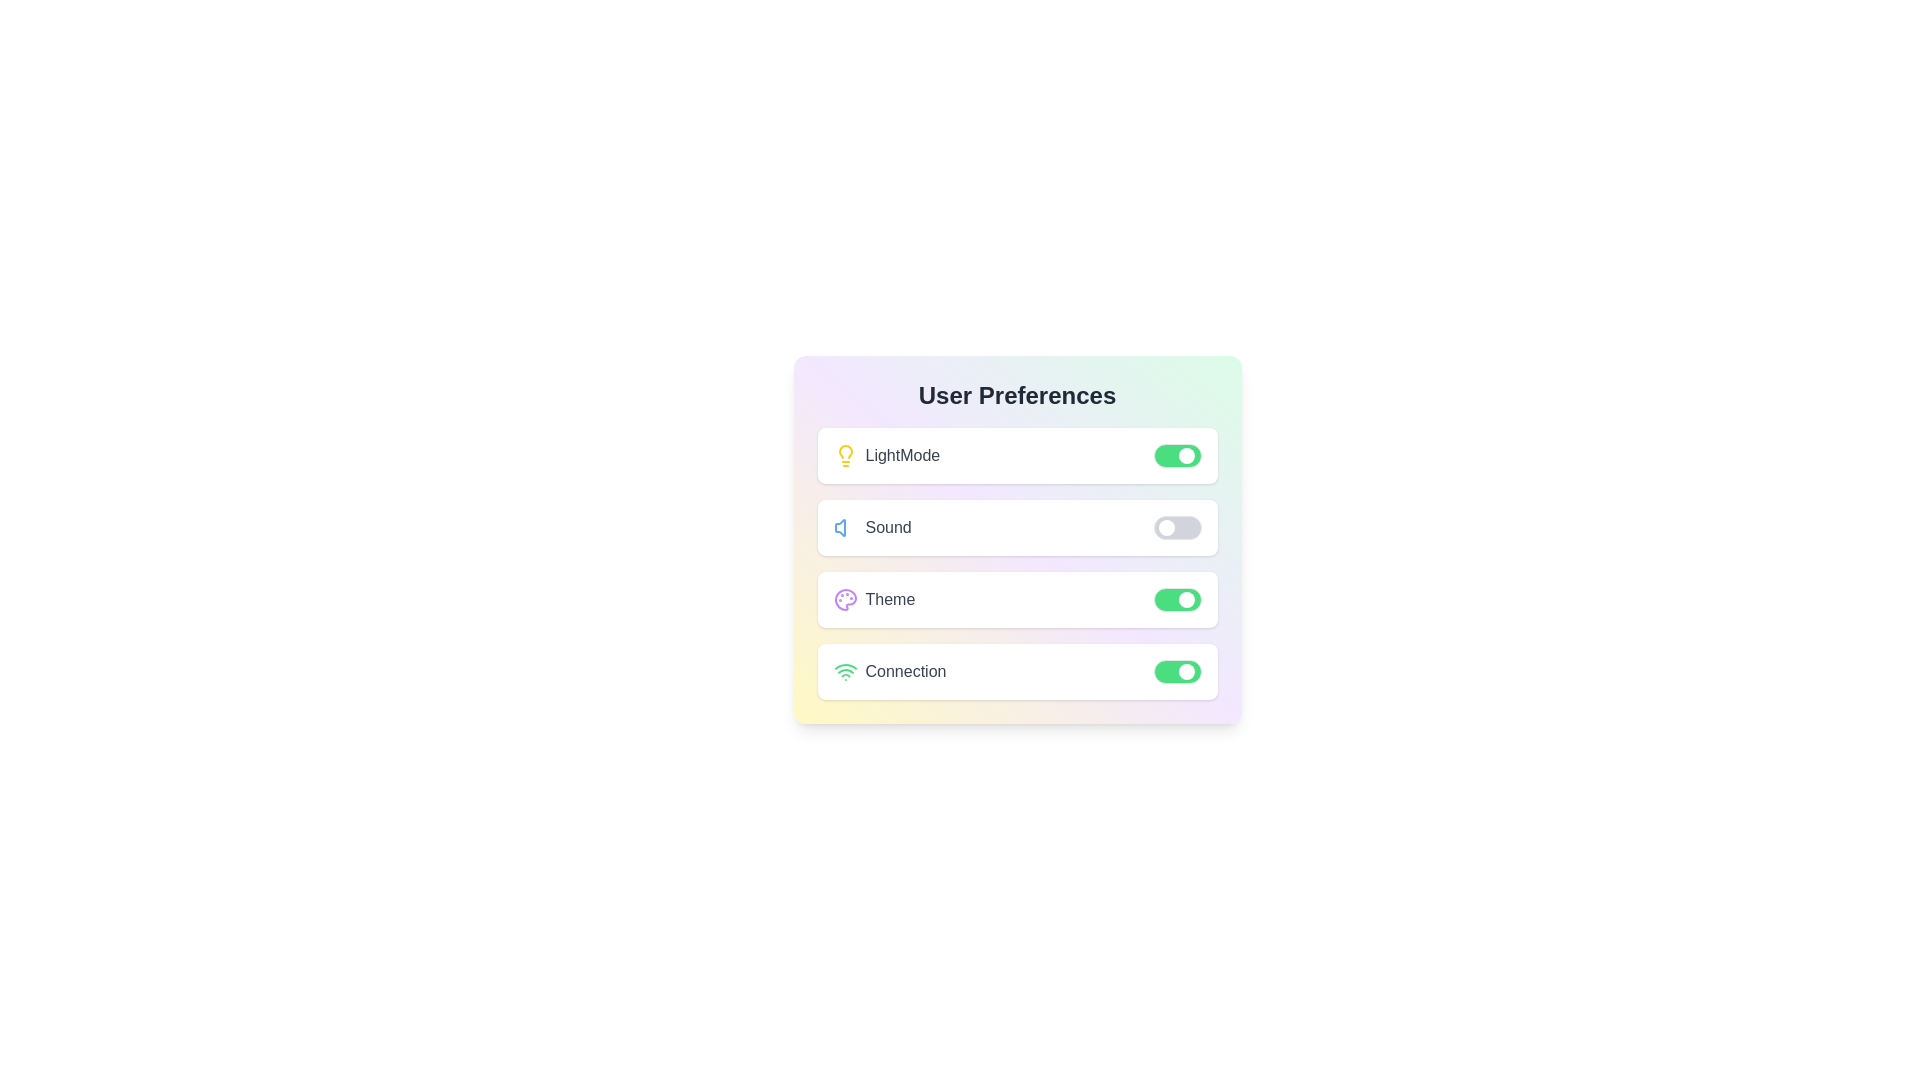  Describe the element at coordinates (1186, 455) in the screenshot. I see `the thumb of the toggle switch located in the top row of the 'User Preferences' panel, aligned with the 'LightMode' label` at that location.